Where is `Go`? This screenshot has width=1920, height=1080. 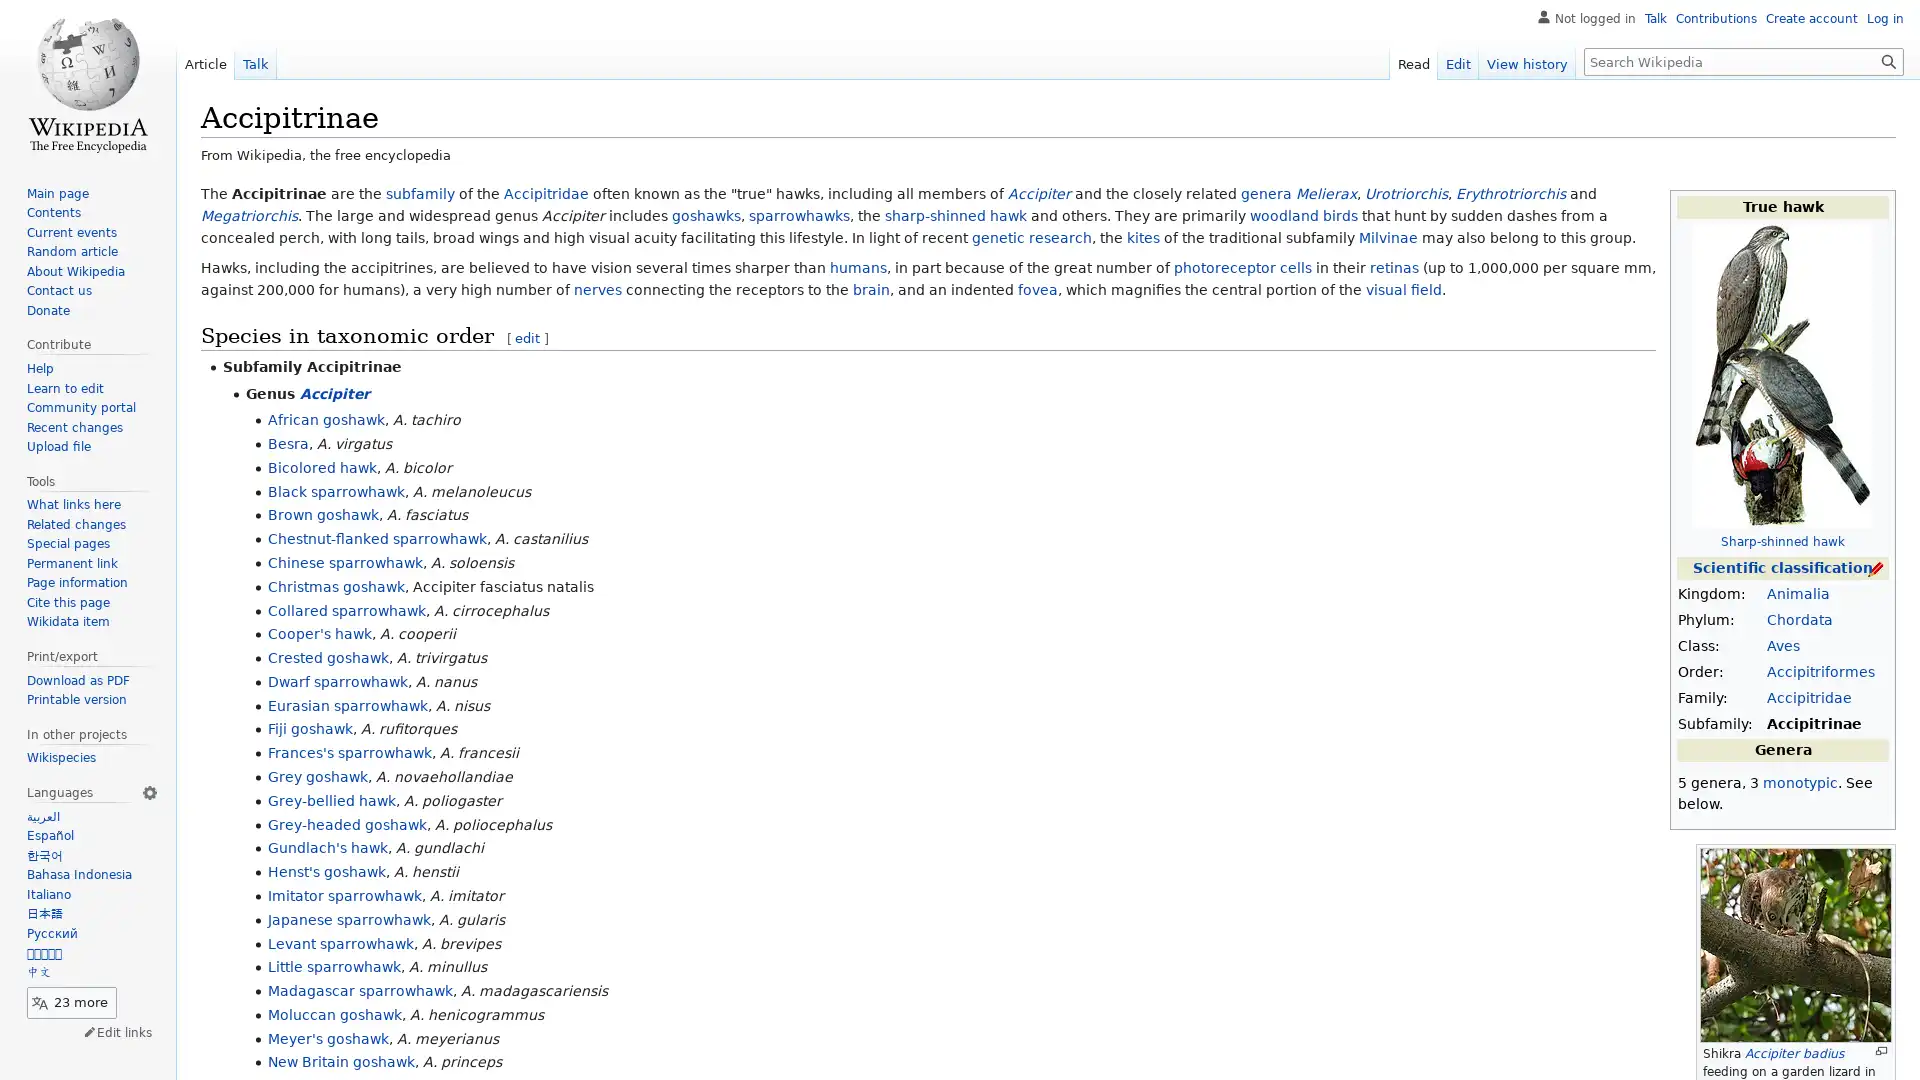
Go is located at coordinates (1888, 60).